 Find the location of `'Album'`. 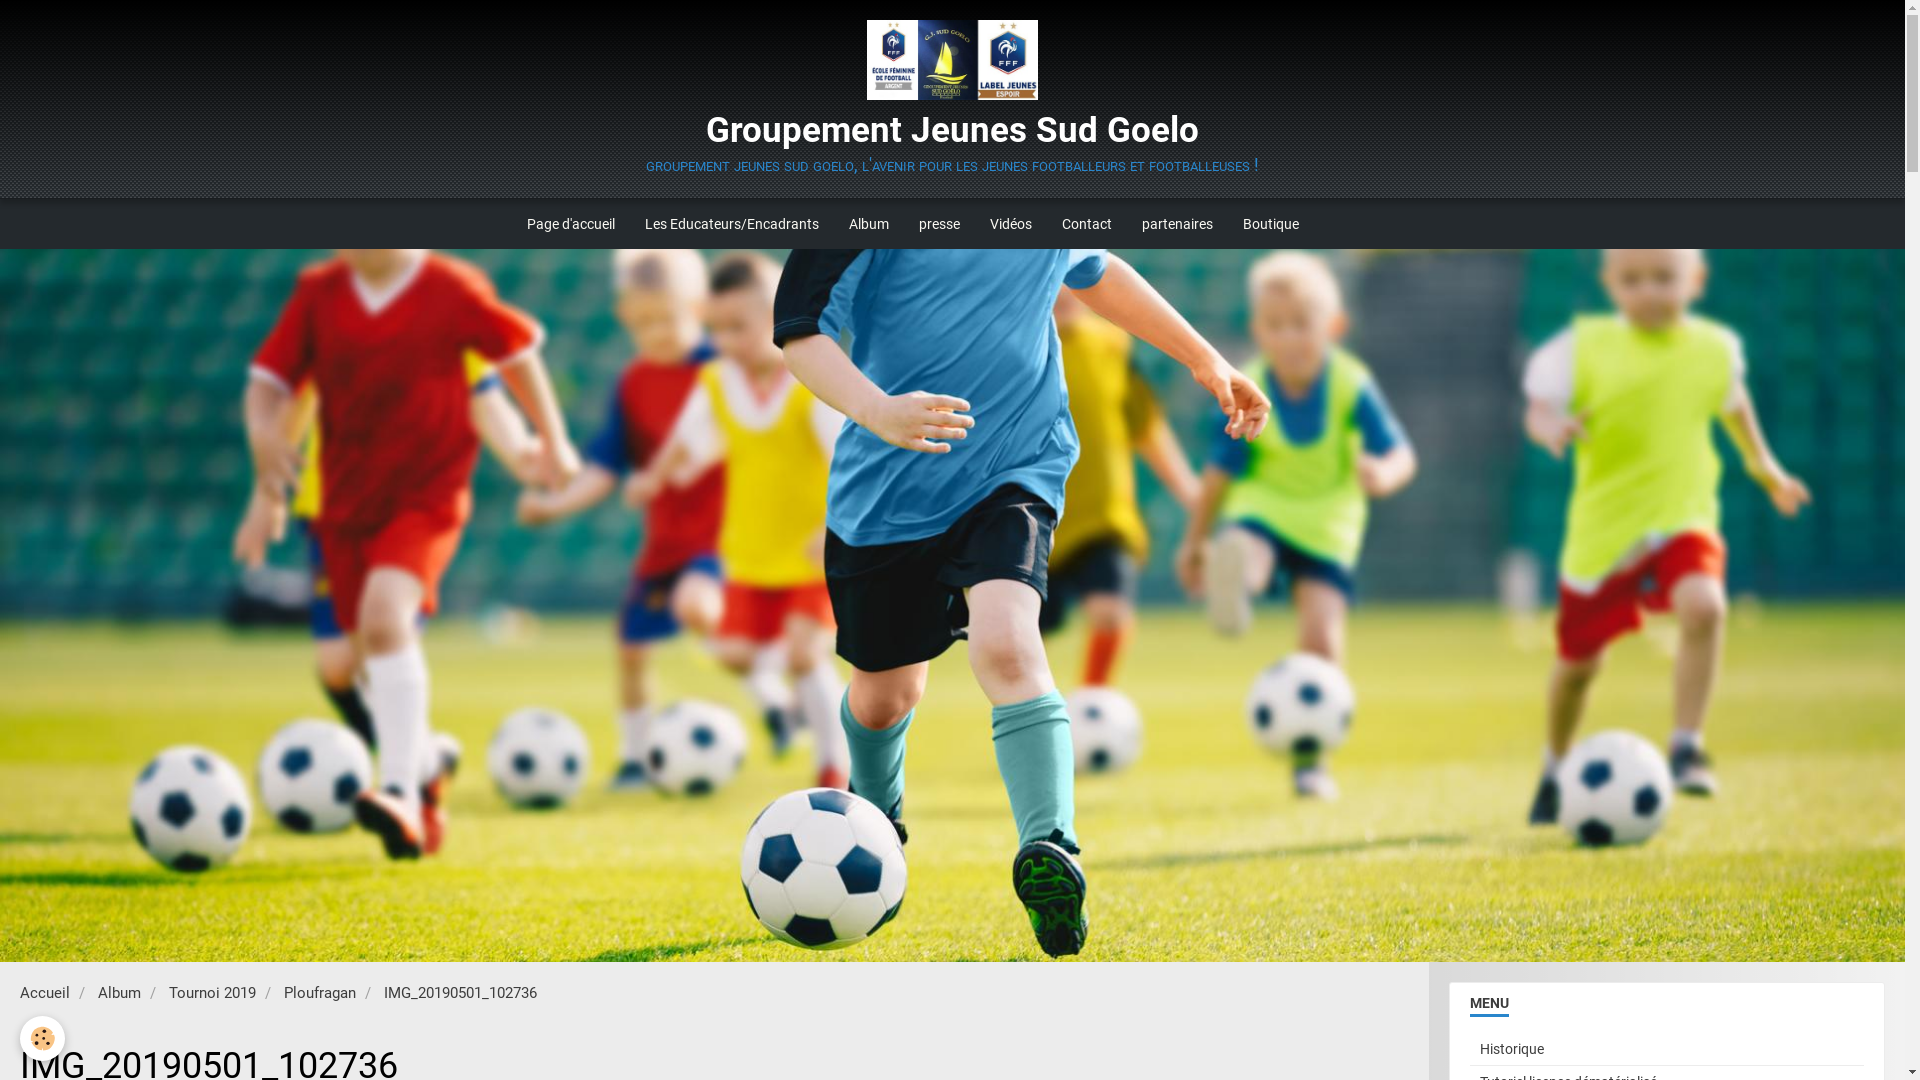

'Album' is located at coordinates (118, 992).